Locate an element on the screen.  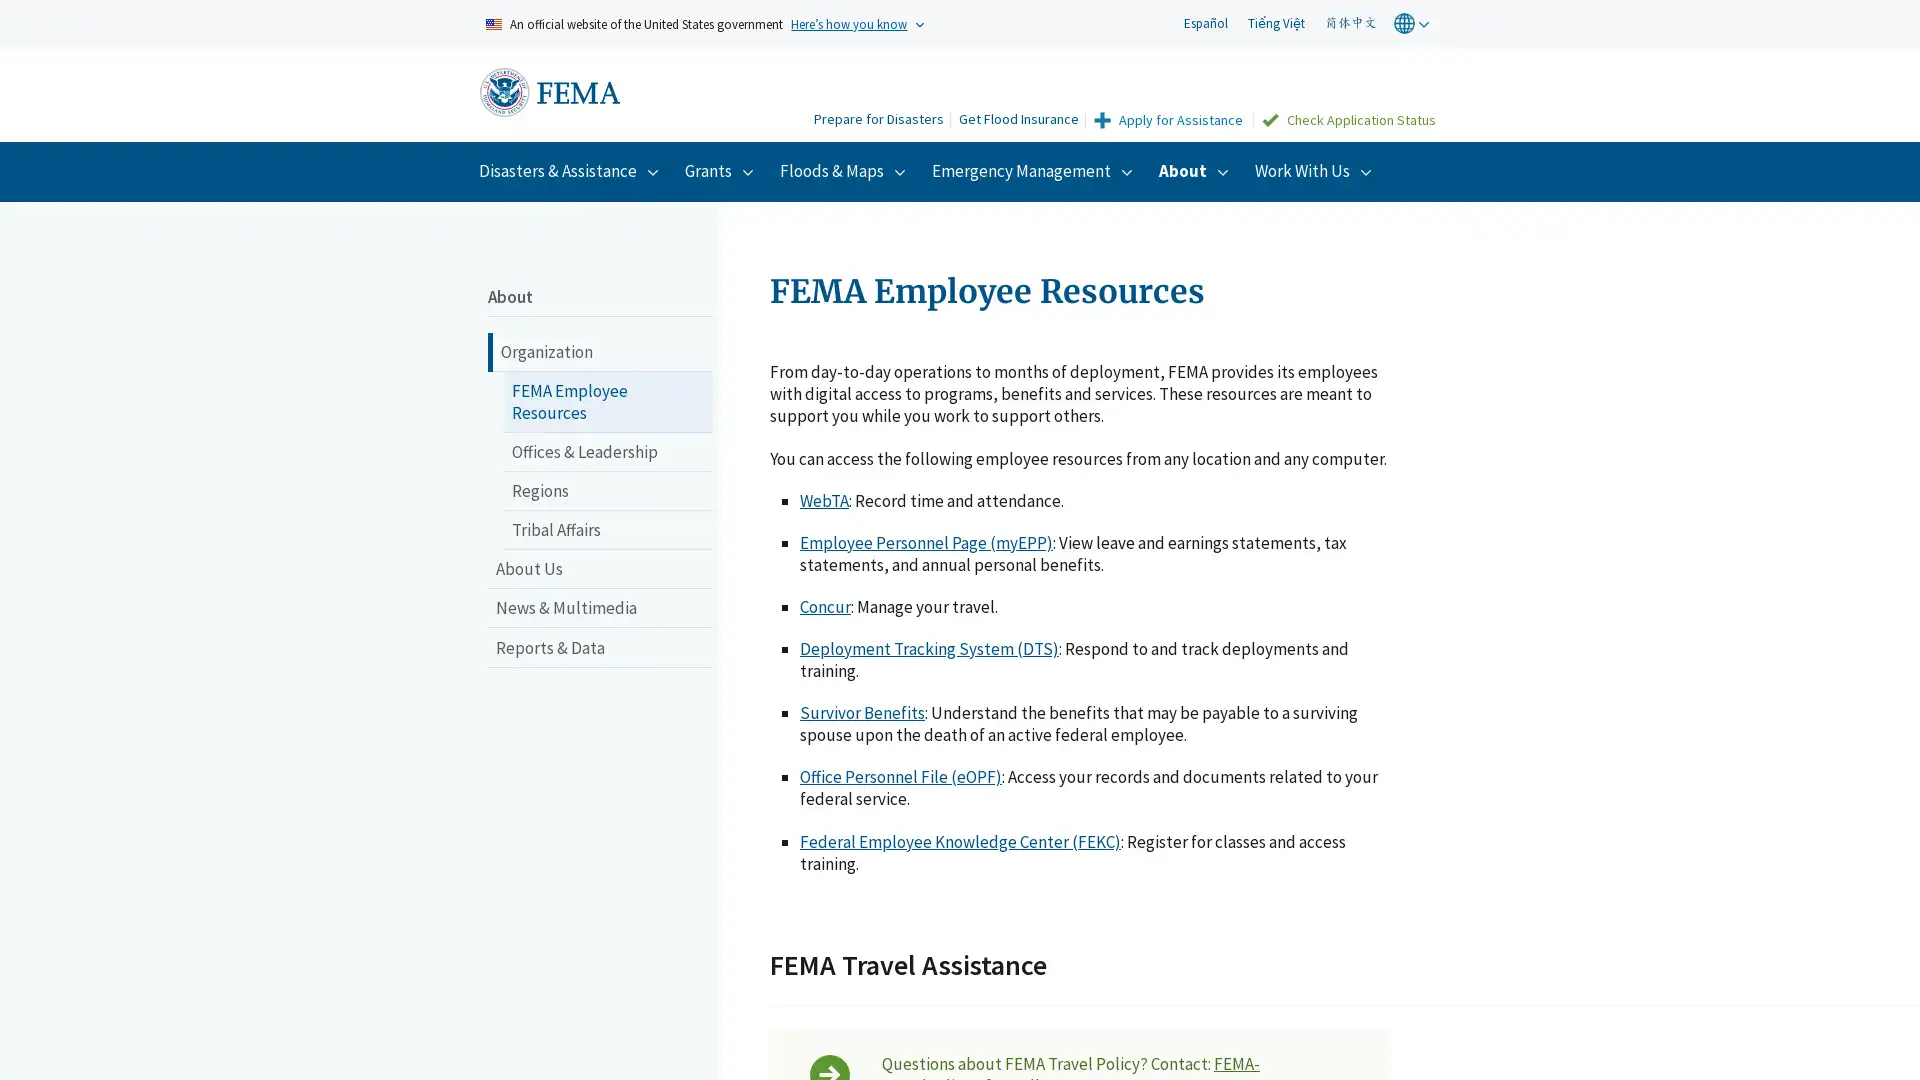
About is located at coordinates (1196, 169).